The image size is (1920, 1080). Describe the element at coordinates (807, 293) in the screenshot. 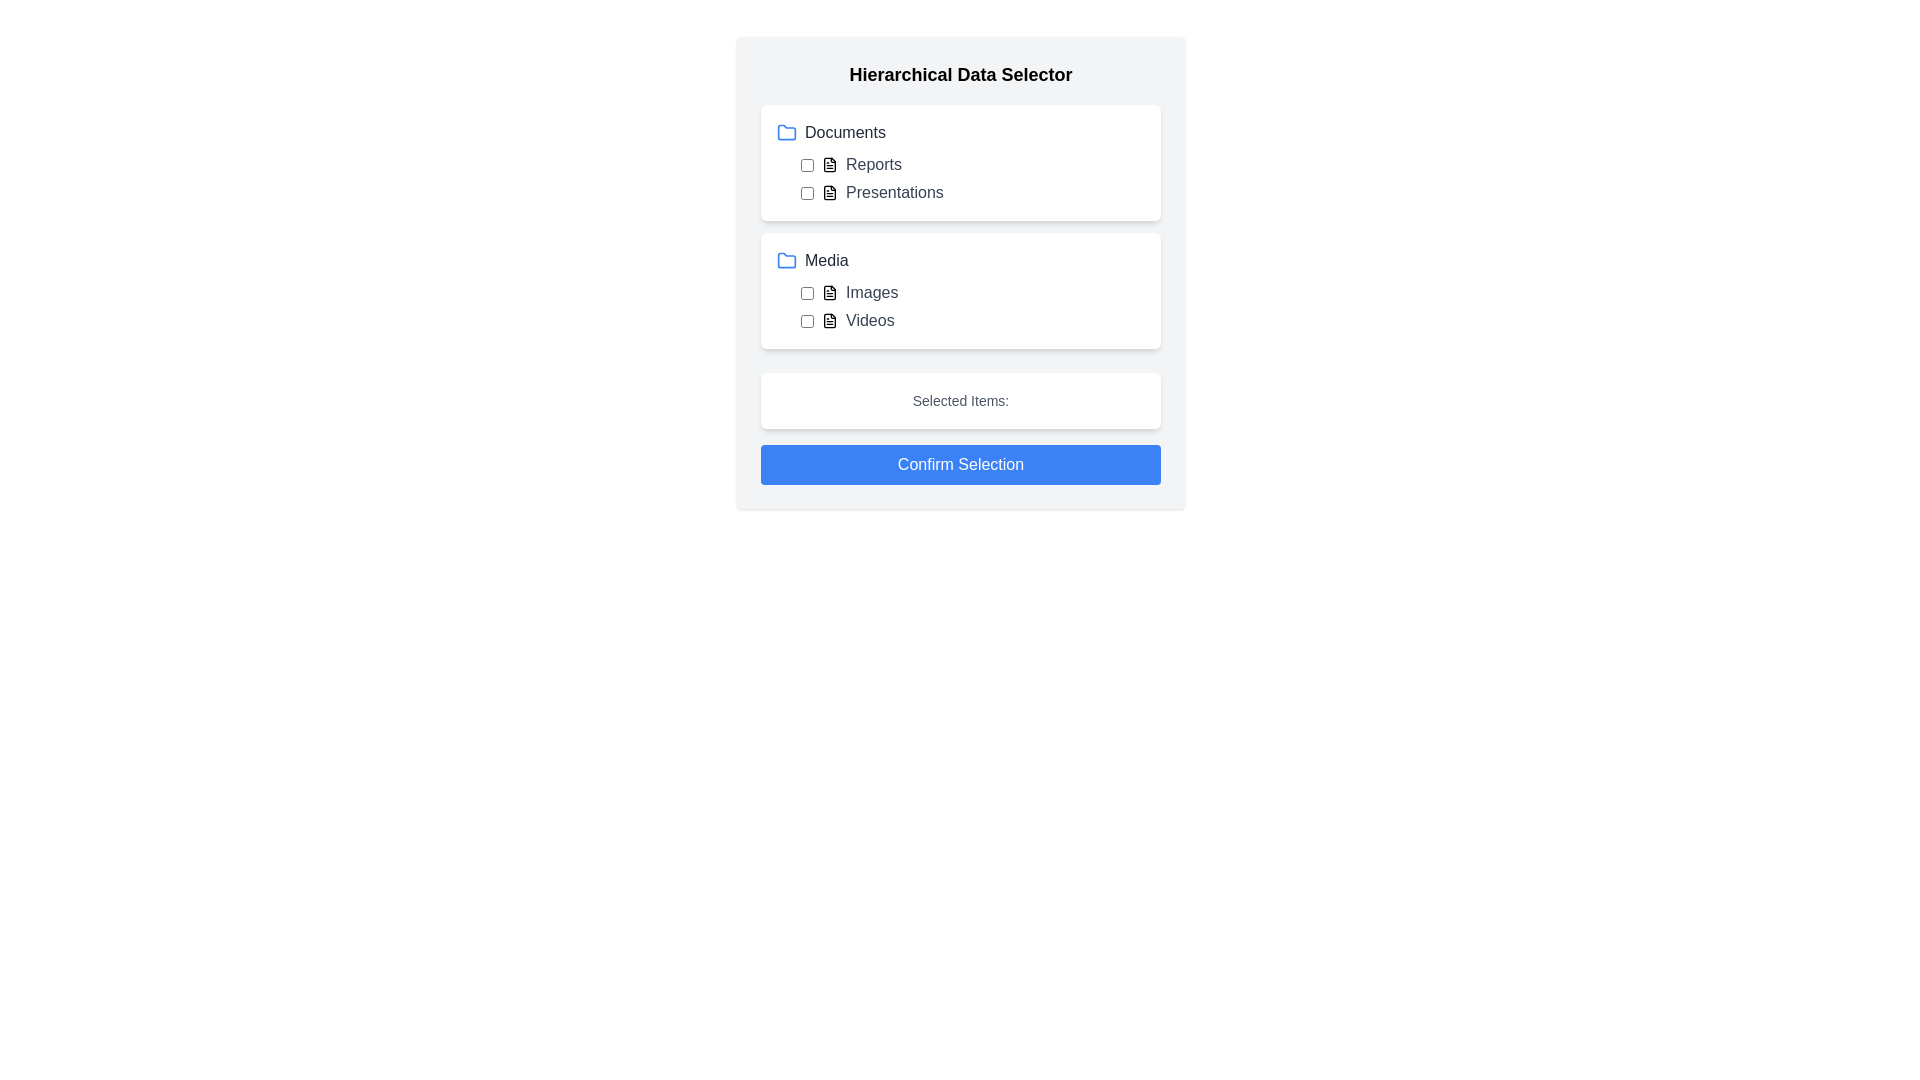

I see `the checkbox labeled 'Images' to check or uncheck it` at that location.